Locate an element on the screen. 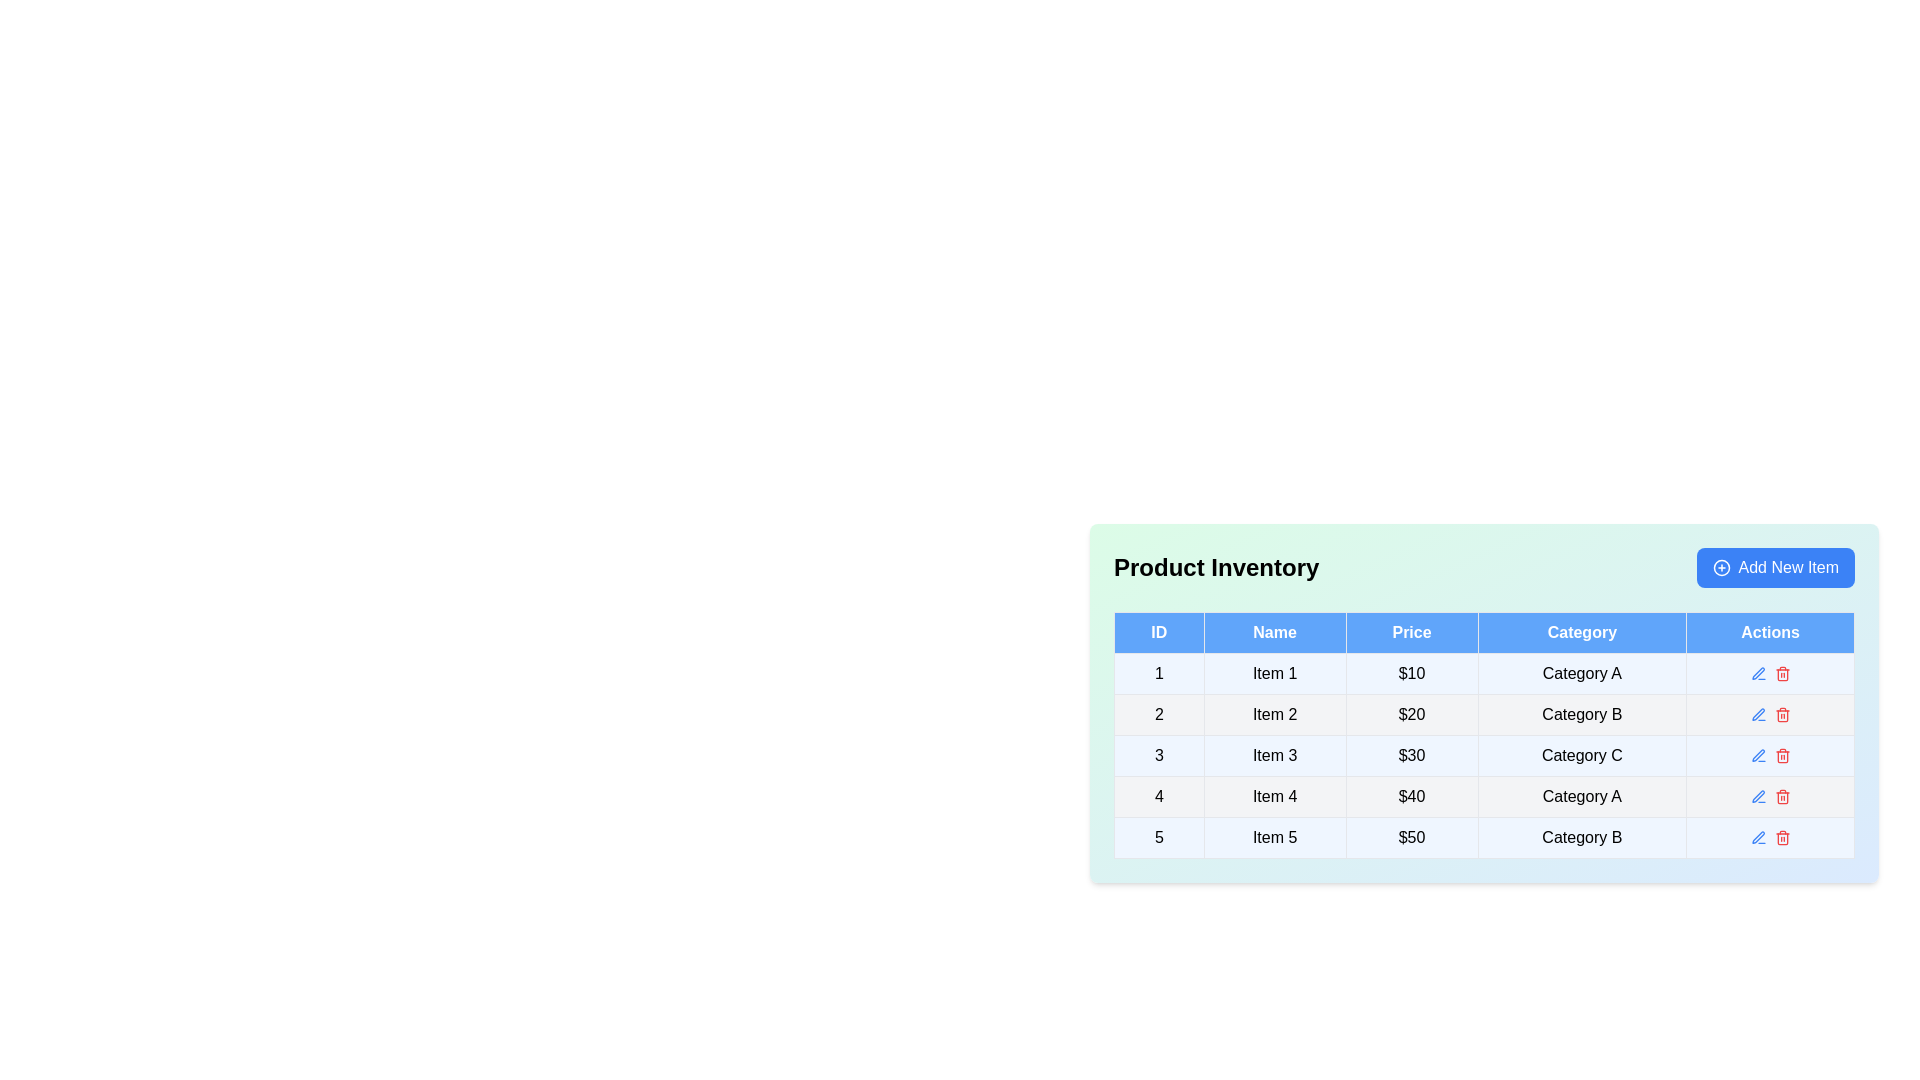 This screenshot has height=1080, width=1920. the fourth row in the table that displays item details including ID, Name, Price, Category, and Actions is located at coordinates (1484, 796).